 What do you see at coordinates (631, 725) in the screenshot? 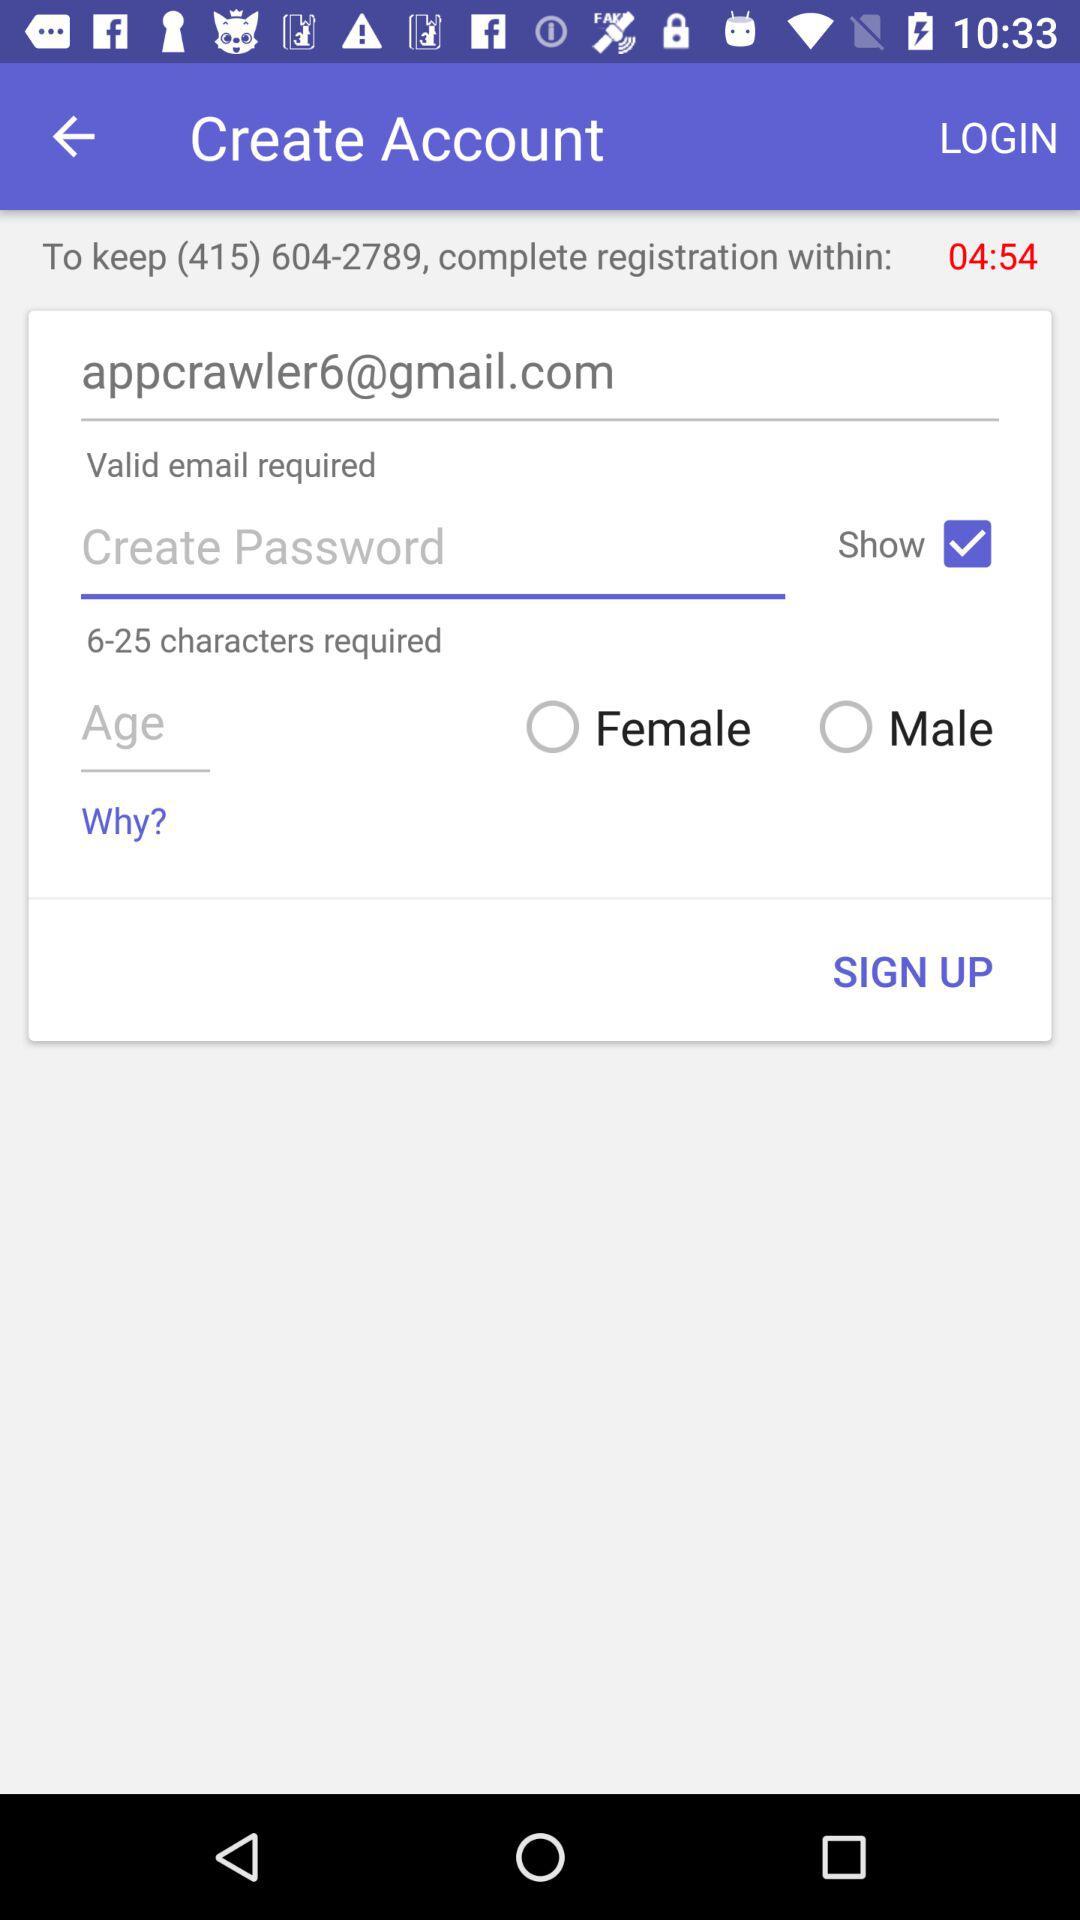
I see `the item to the left of male` at bounding box center [631, 725].